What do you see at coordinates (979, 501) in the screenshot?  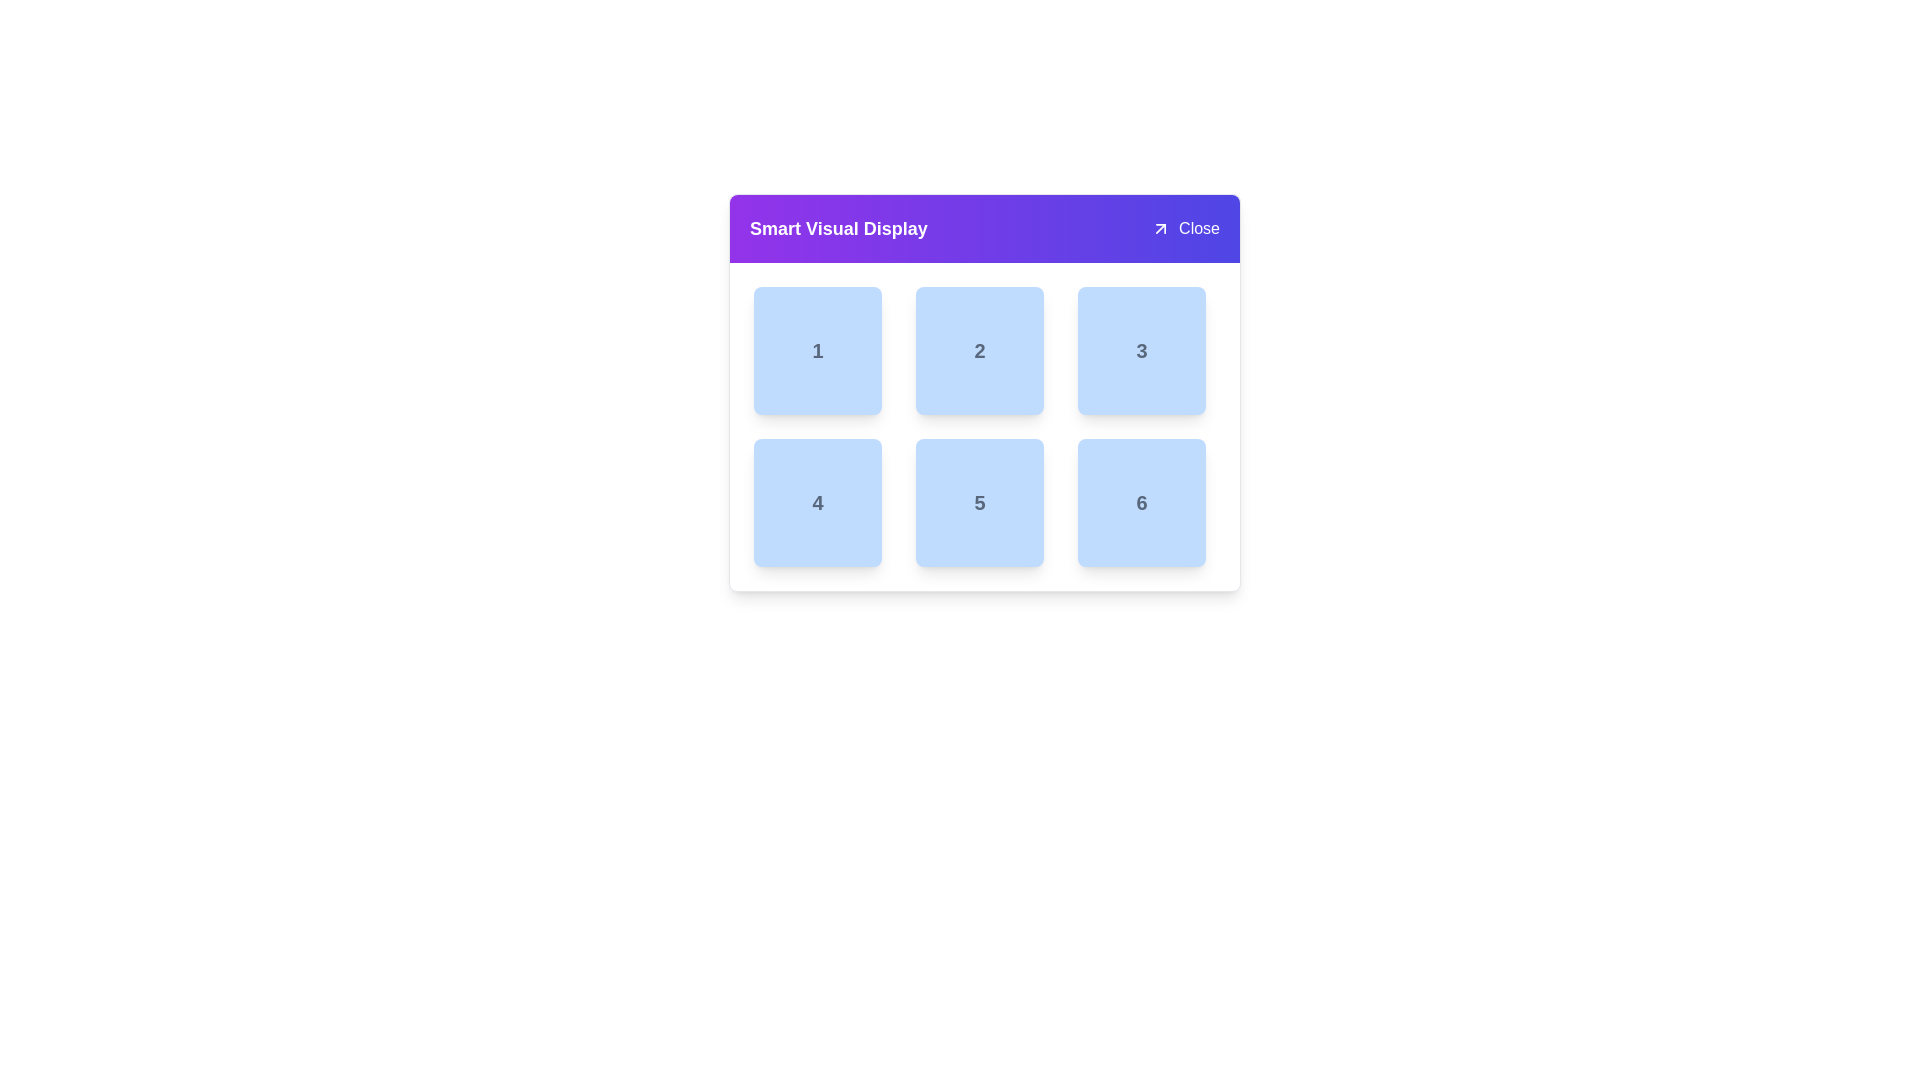 I see `the light blue box containing the bold numeral '5', which is located in the second row, second column of a grid layout` at bounding box center [979, 501].